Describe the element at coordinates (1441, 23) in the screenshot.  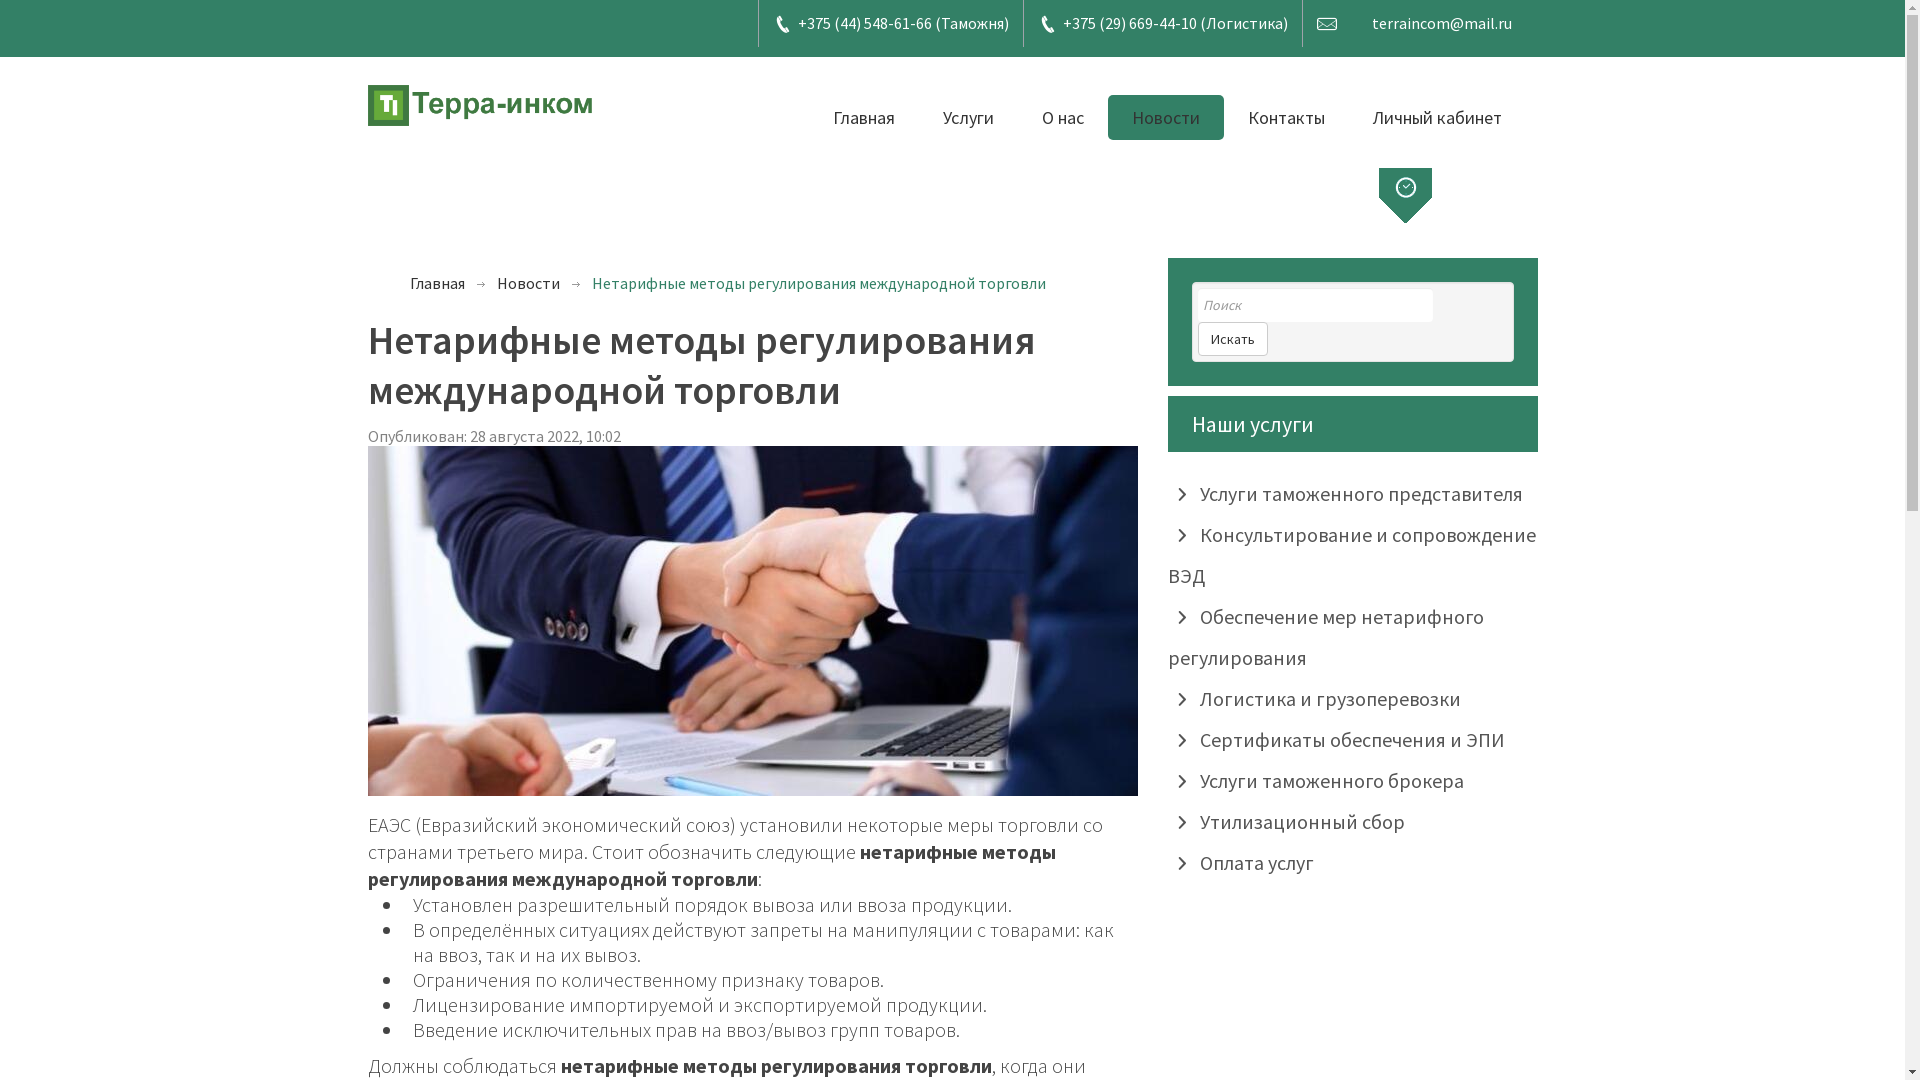
I see `'terraincom@mail.ru'` at that location.